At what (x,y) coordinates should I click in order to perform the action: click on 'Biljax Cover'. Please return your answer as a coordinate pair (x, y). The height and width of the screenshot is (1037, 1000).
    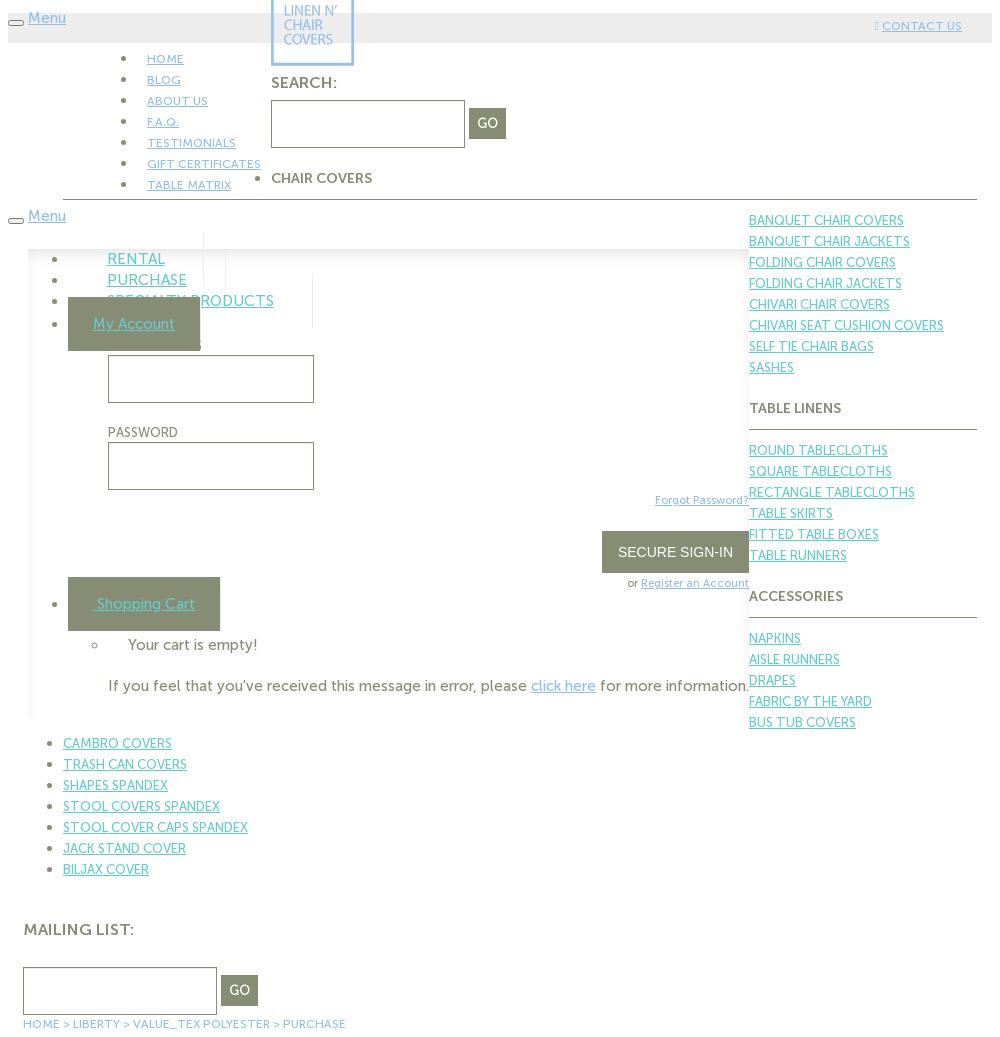
    Looking at the image, I should click on (105, 869).